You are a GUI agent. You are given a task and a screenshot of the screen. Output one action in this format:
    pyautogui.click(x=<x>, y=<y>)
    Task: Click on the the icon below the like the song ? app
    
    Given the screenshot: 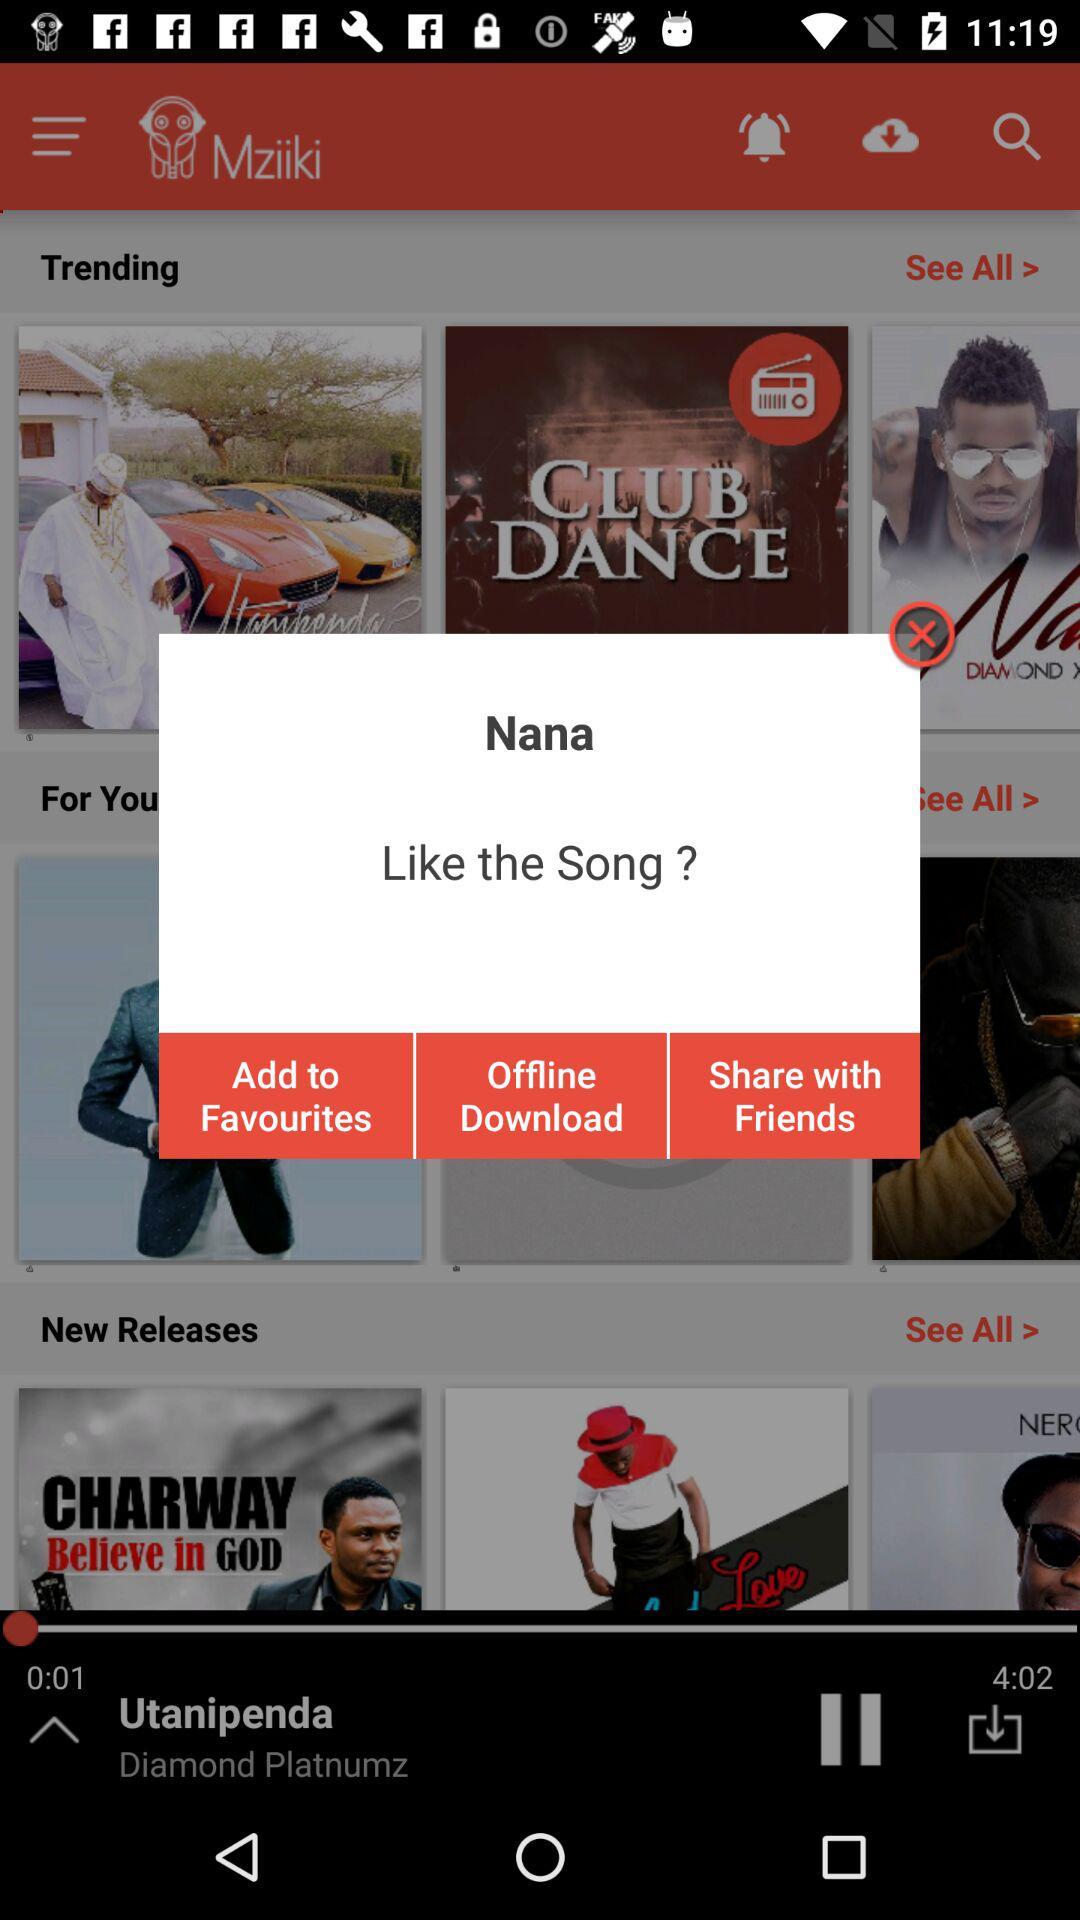 What is the action you would take?
    pyautogui.click(x=541, y=1094)
    